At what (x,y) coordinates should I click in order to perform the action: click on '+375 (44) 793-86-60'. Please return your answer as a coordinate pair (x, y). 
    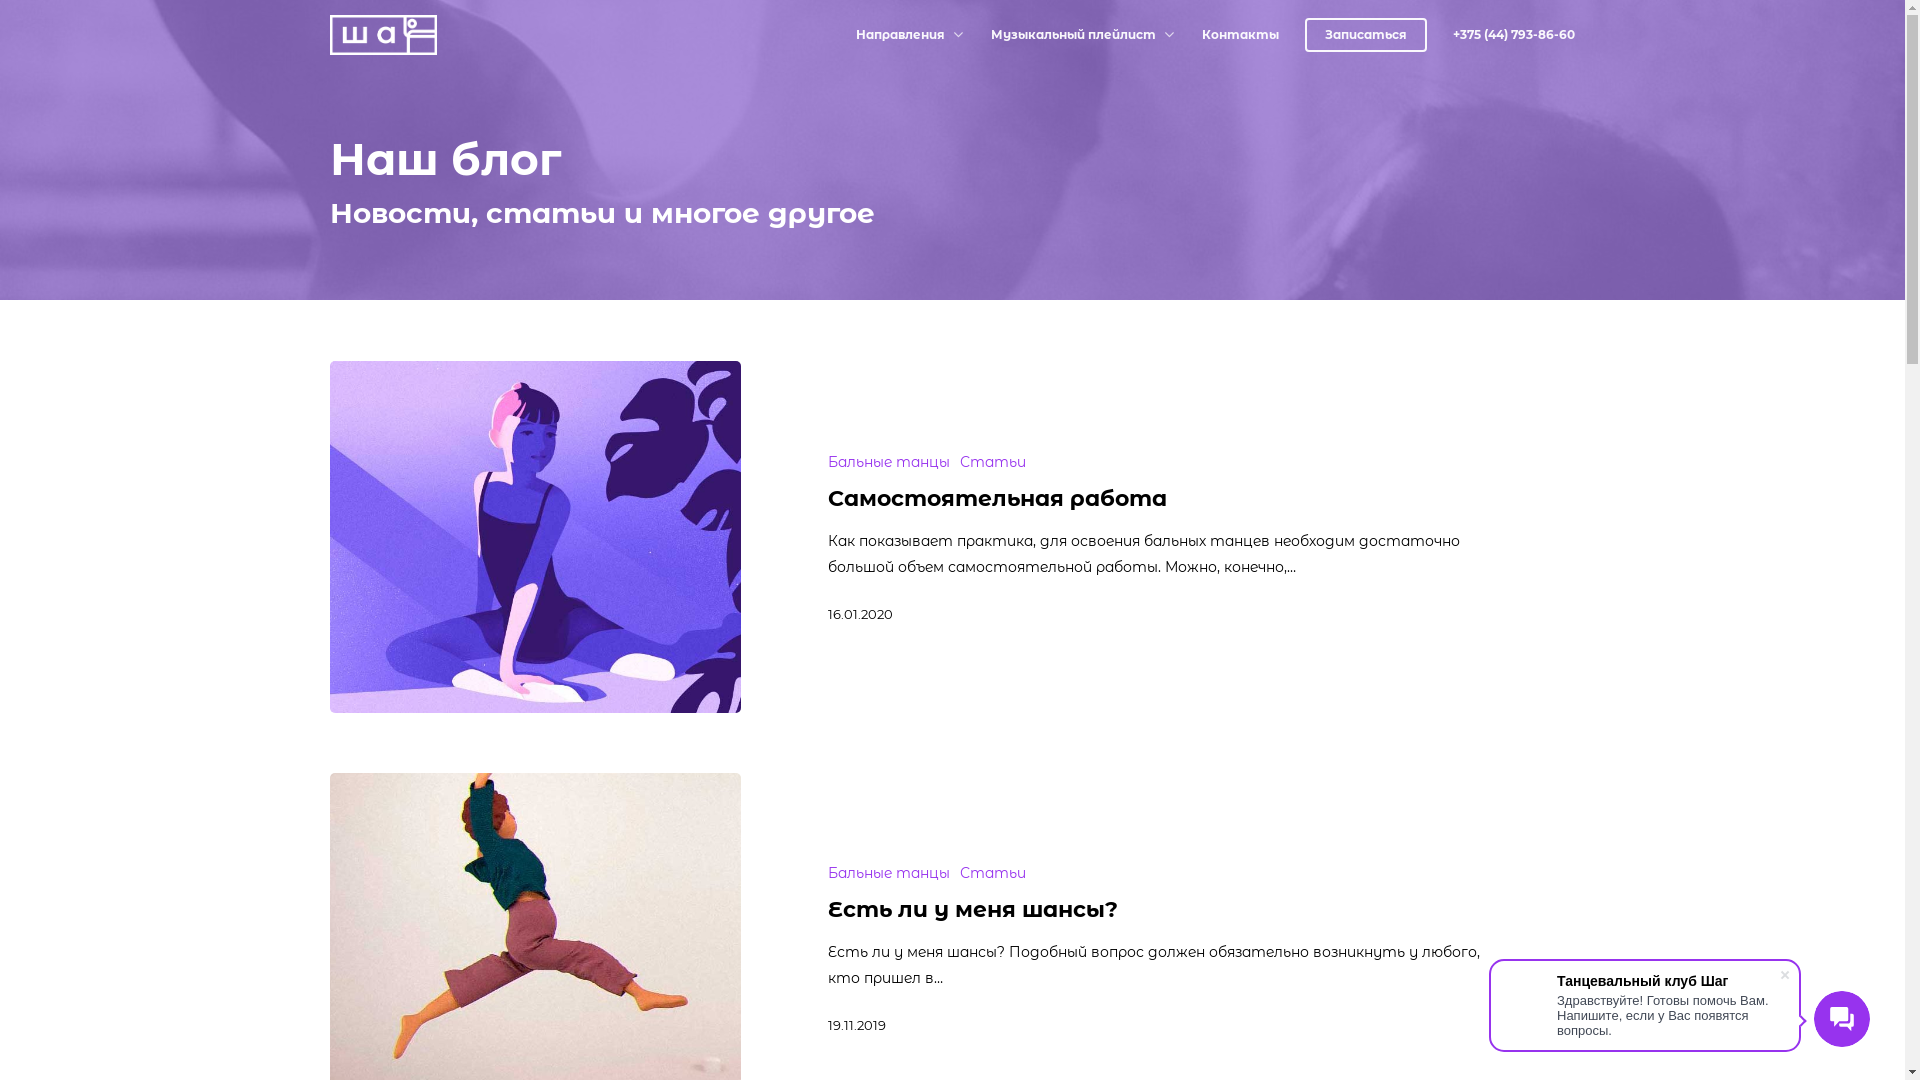
    Looking at the image, I should click on (1513, 34).